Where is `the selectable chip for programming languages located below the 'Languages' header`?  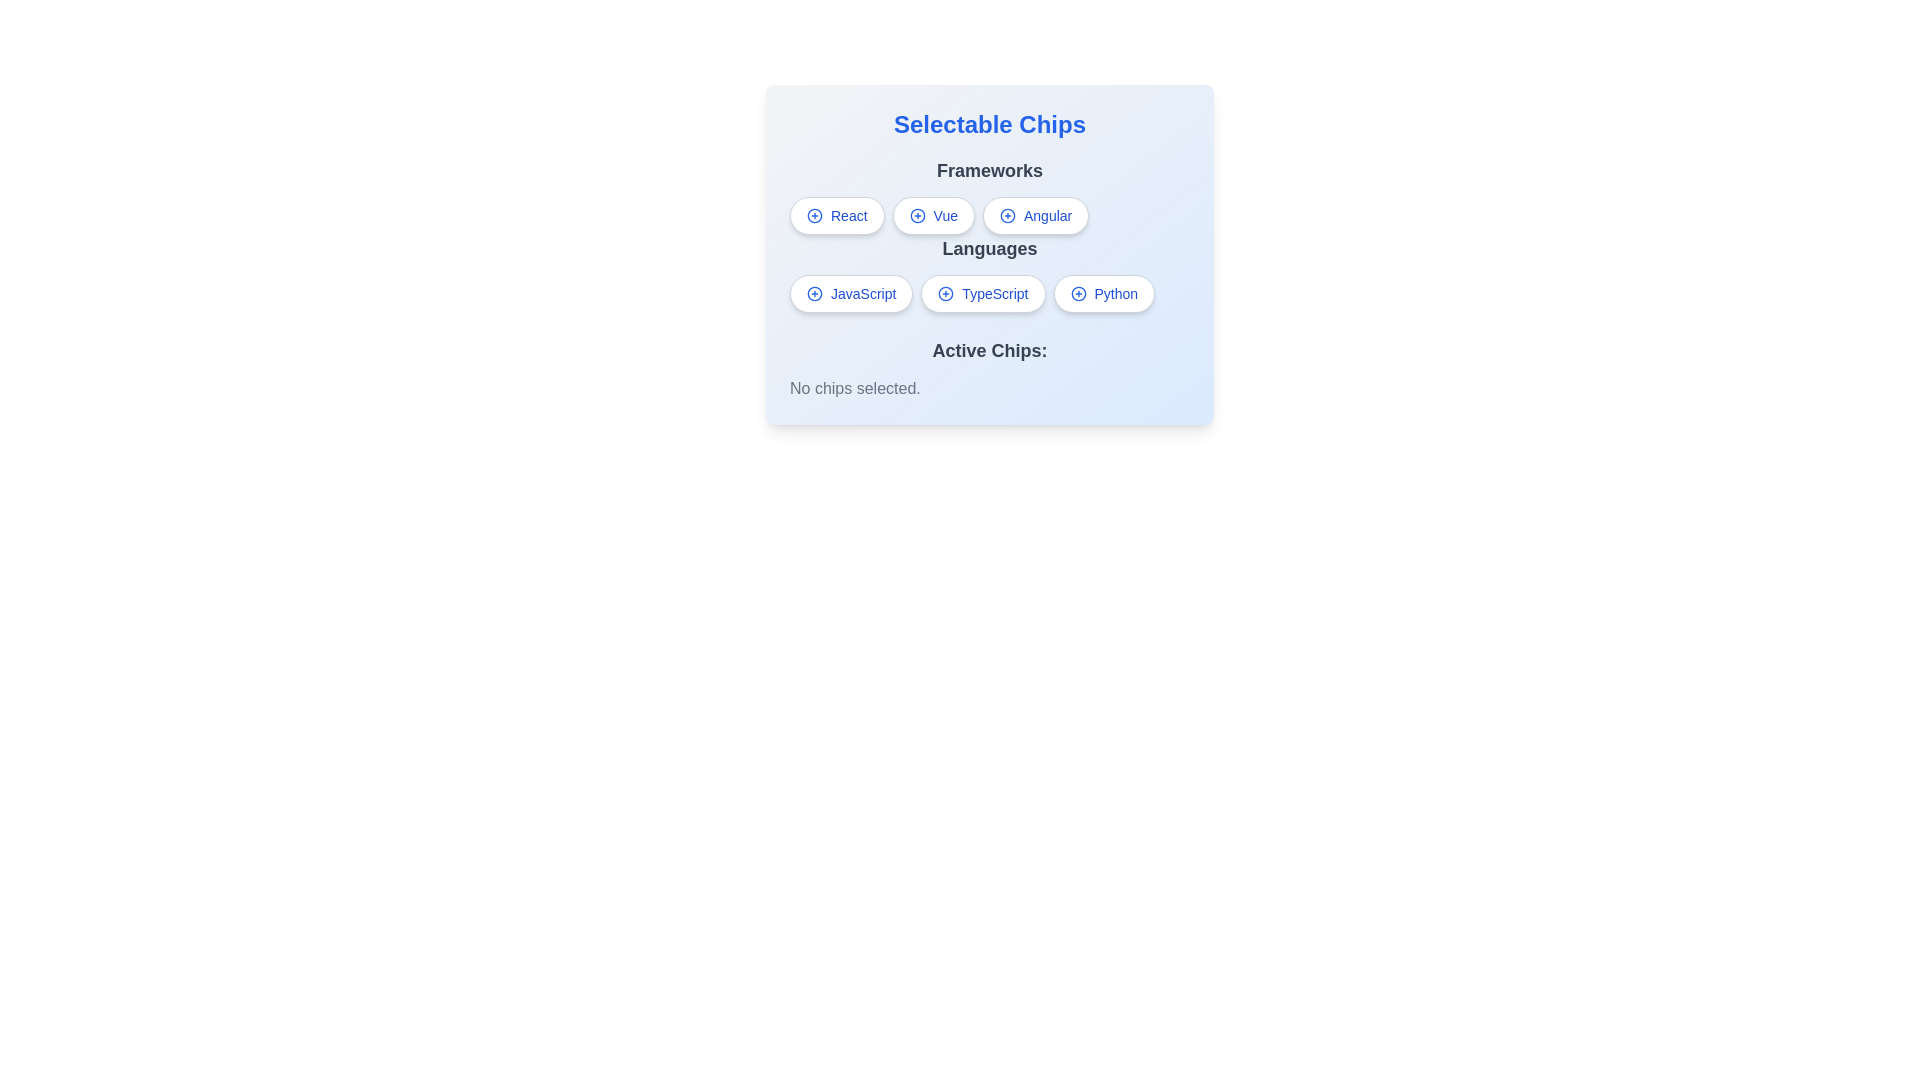 the selectable chip for programming languages located below the 'Languages' header is located at coordinates (989, 293).